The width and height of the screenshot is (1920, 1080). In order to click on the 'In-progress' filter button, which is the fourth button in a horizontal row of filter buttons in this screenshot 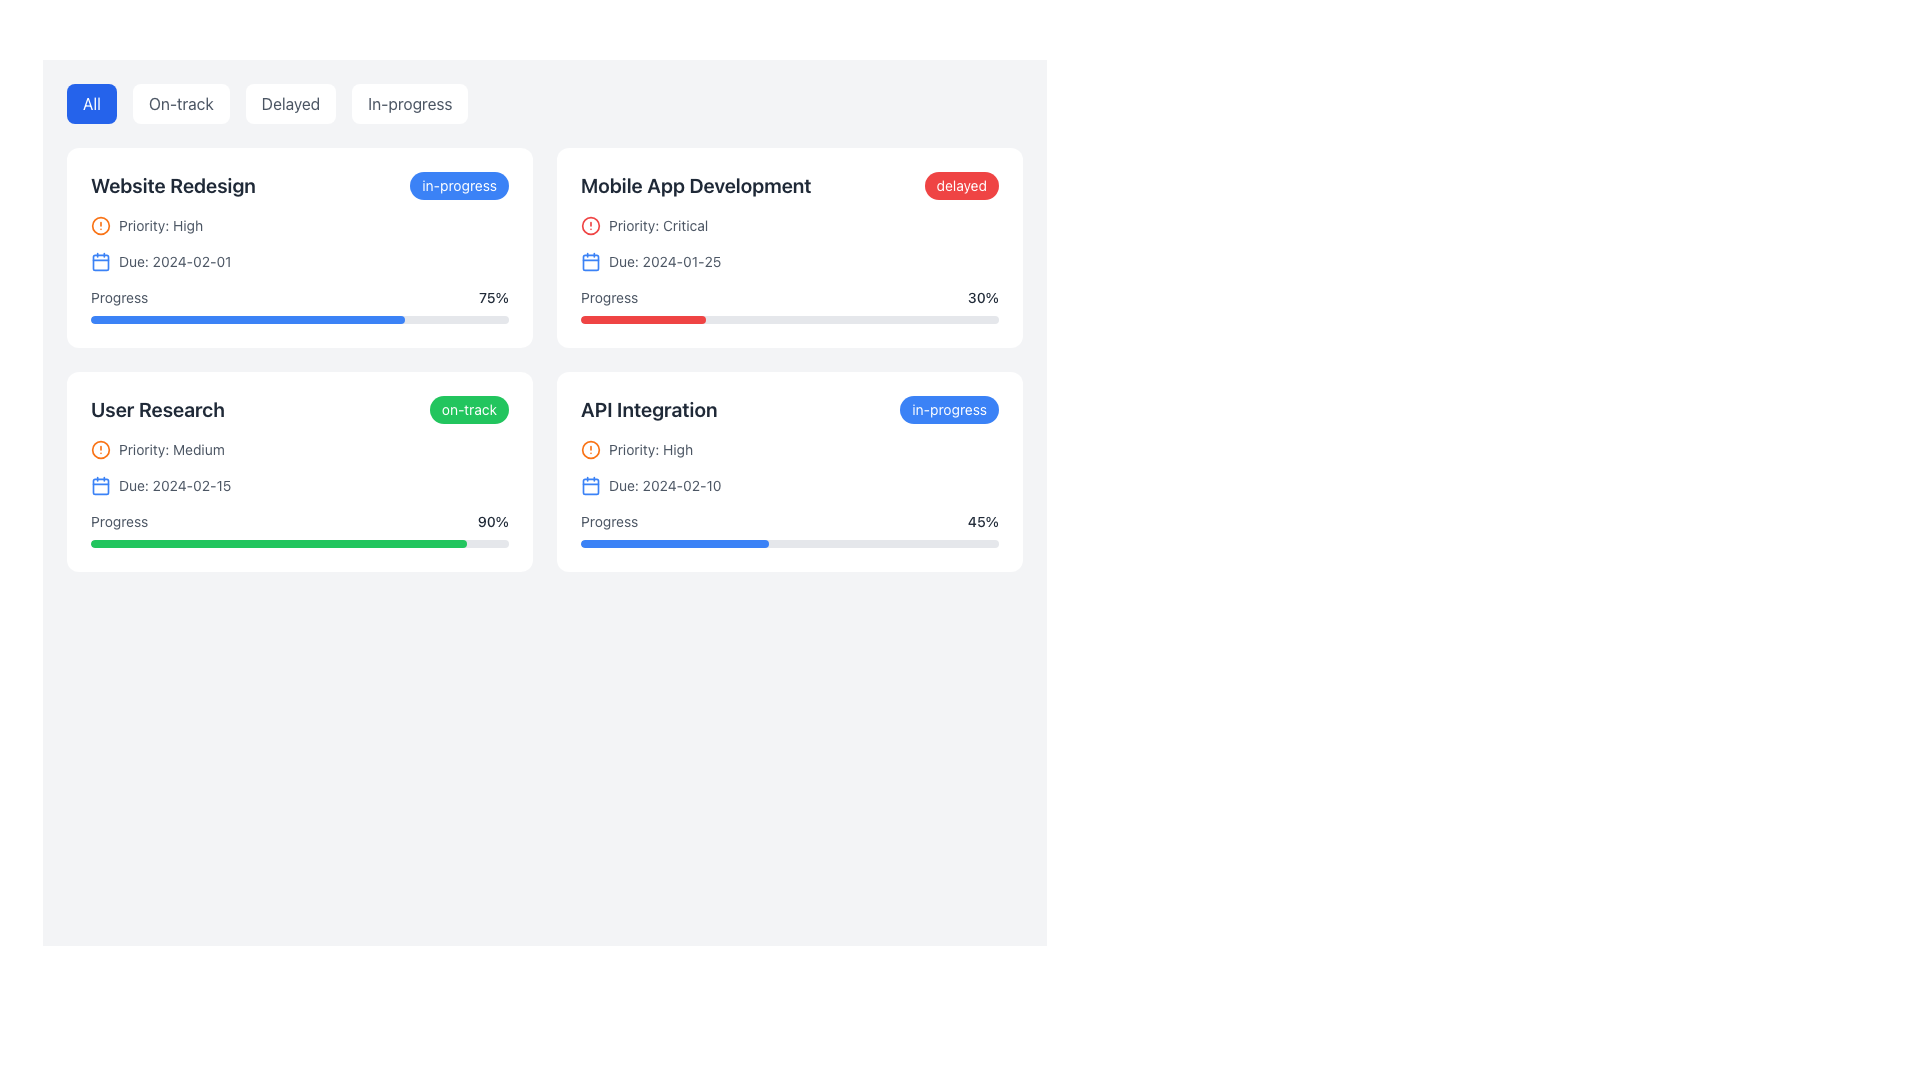, I will do `click(409, 104)`.